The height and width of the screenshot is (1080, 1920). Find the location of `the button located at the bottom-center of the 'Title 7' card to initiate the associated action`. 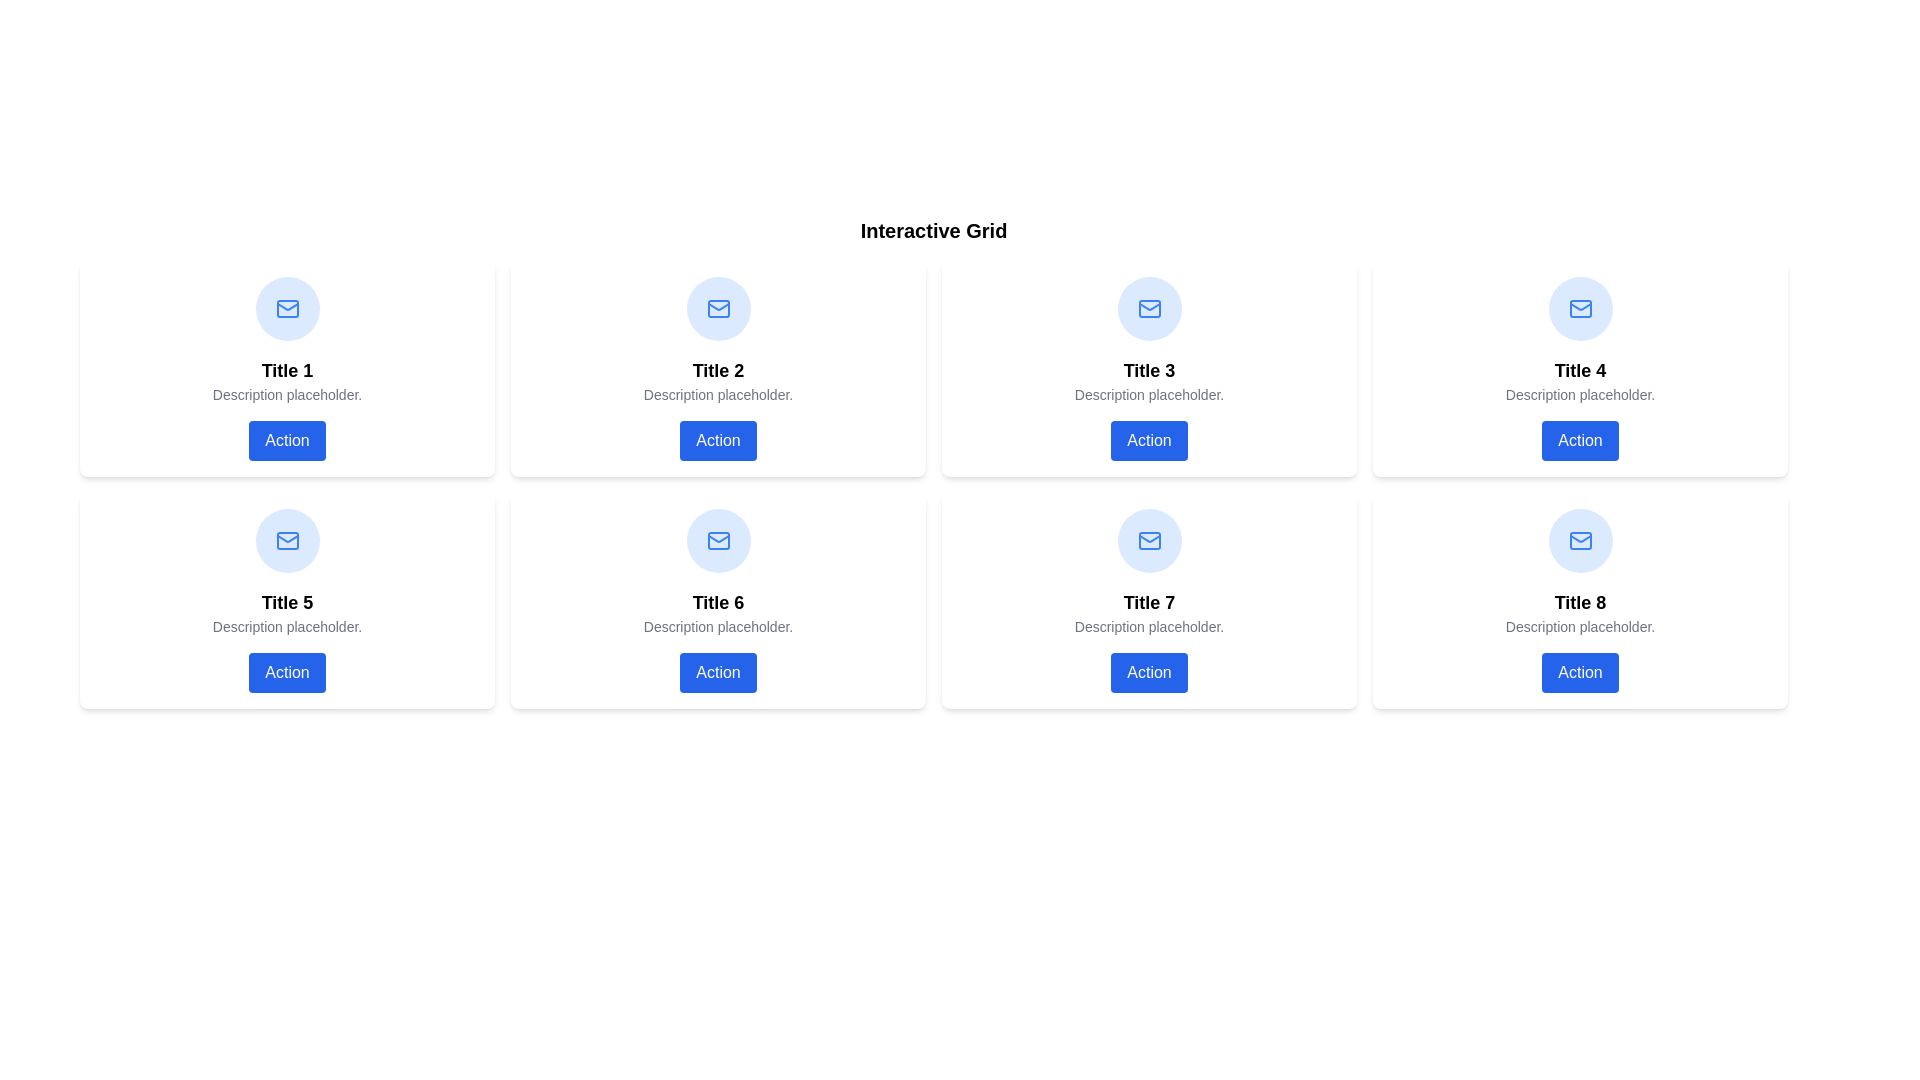

the button located at the bottom-center of the 'Title 7' card to initiate the associated action is located at coordinates (1149, 672).